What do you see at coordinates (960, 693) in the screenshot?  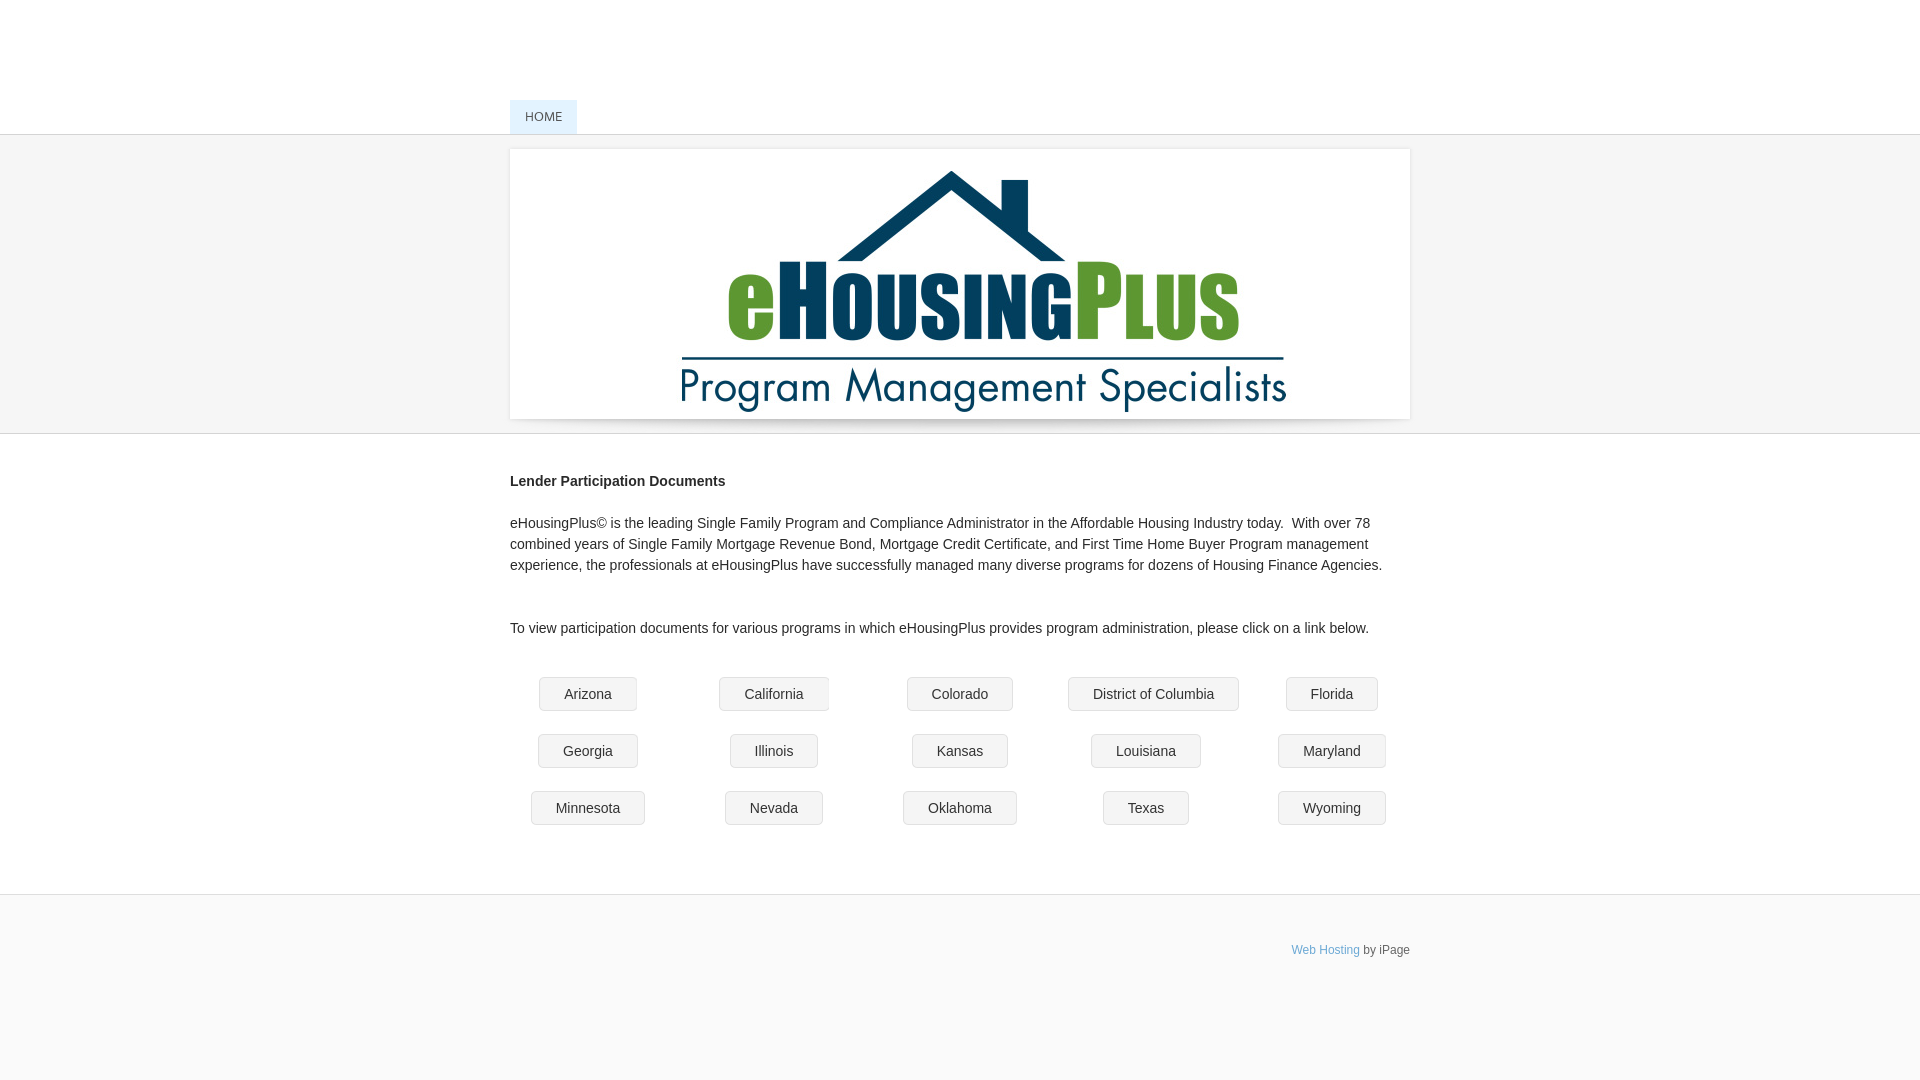 I see `'Colorado'` at bounding box center [960, 693].